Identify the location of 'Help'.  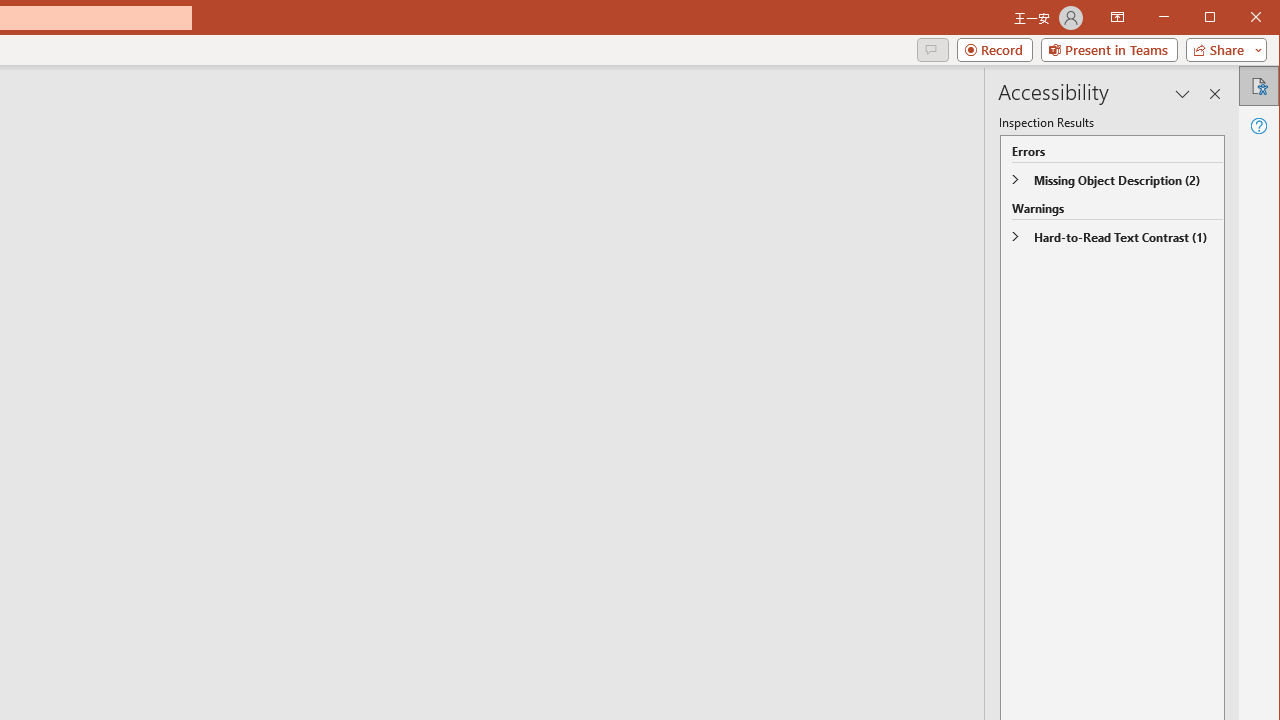
(1257, 125).